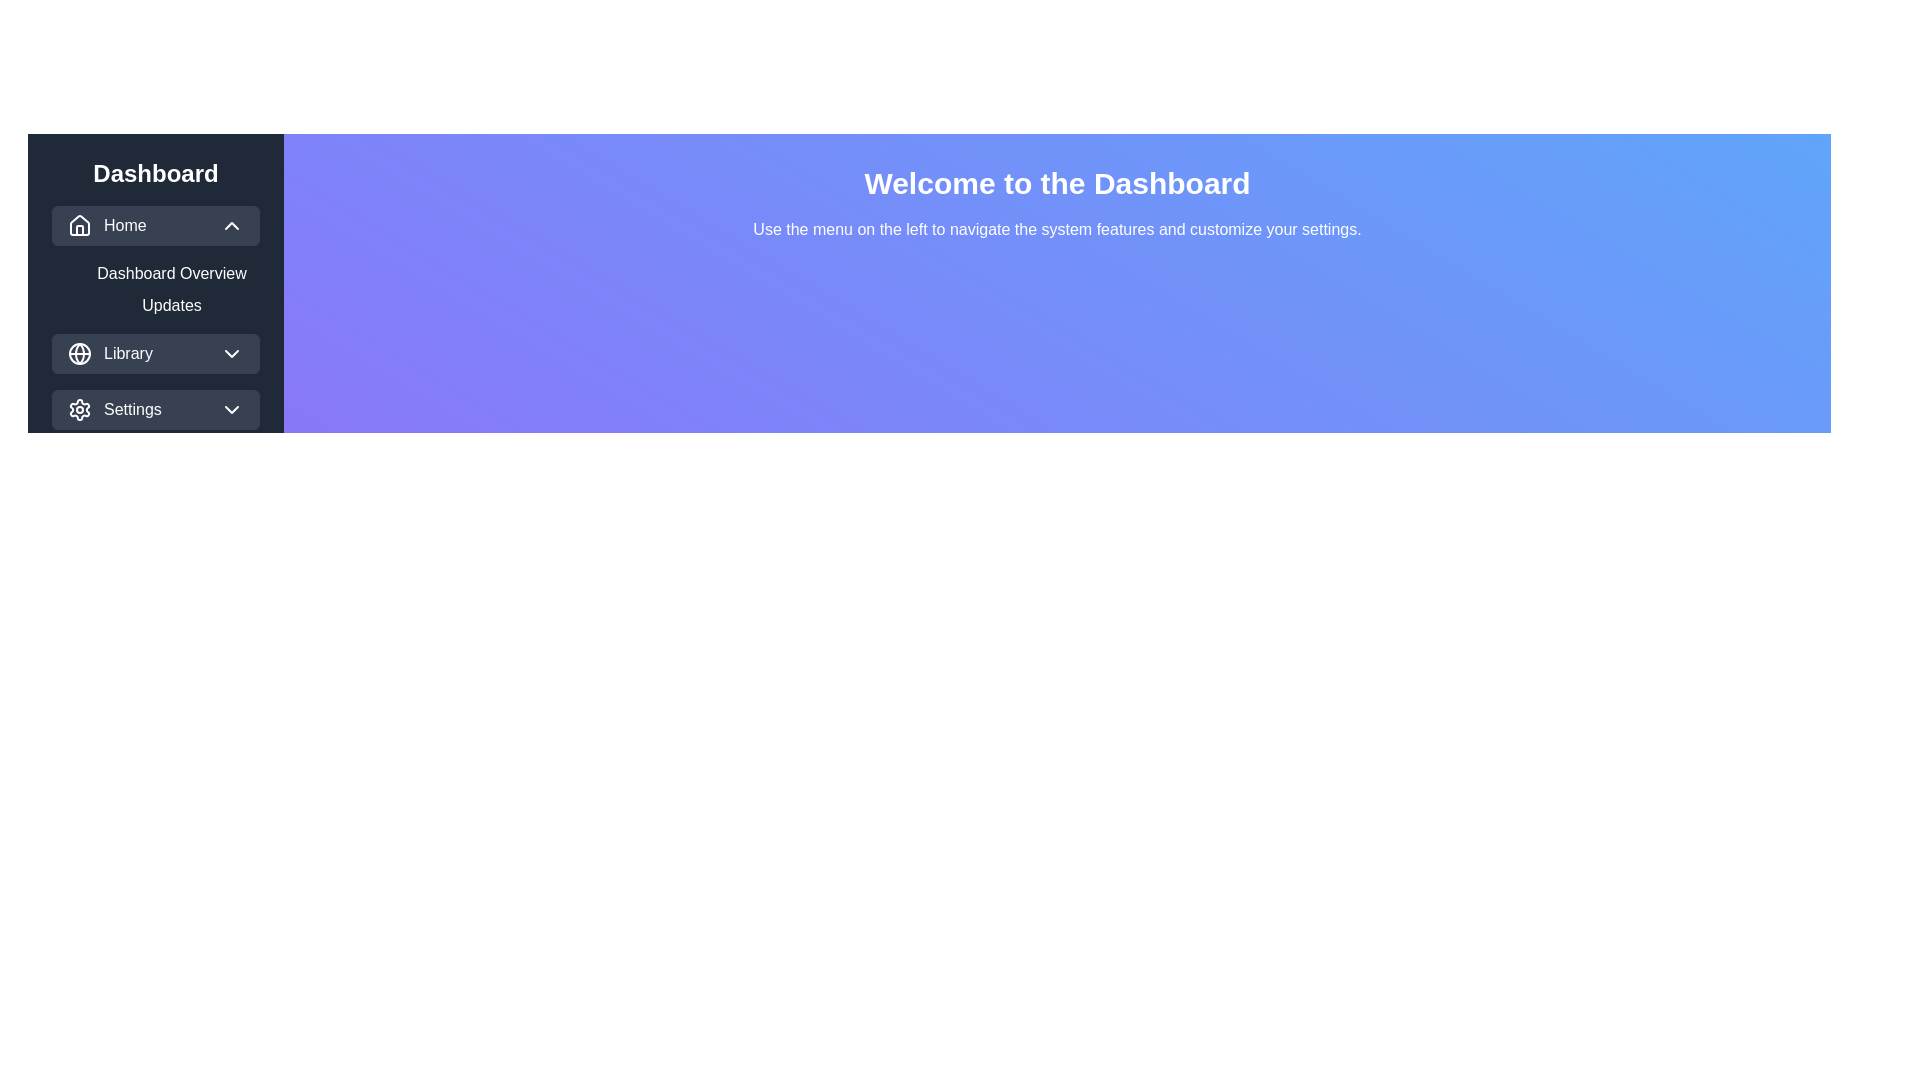 The image size is (1920, 1080). What do you see at coordinates (172, 305) in the screenshot?
I see `the 'Updates' text link located in the side menu under 'Dashboard Overview'` at bounding box center [172, 305].